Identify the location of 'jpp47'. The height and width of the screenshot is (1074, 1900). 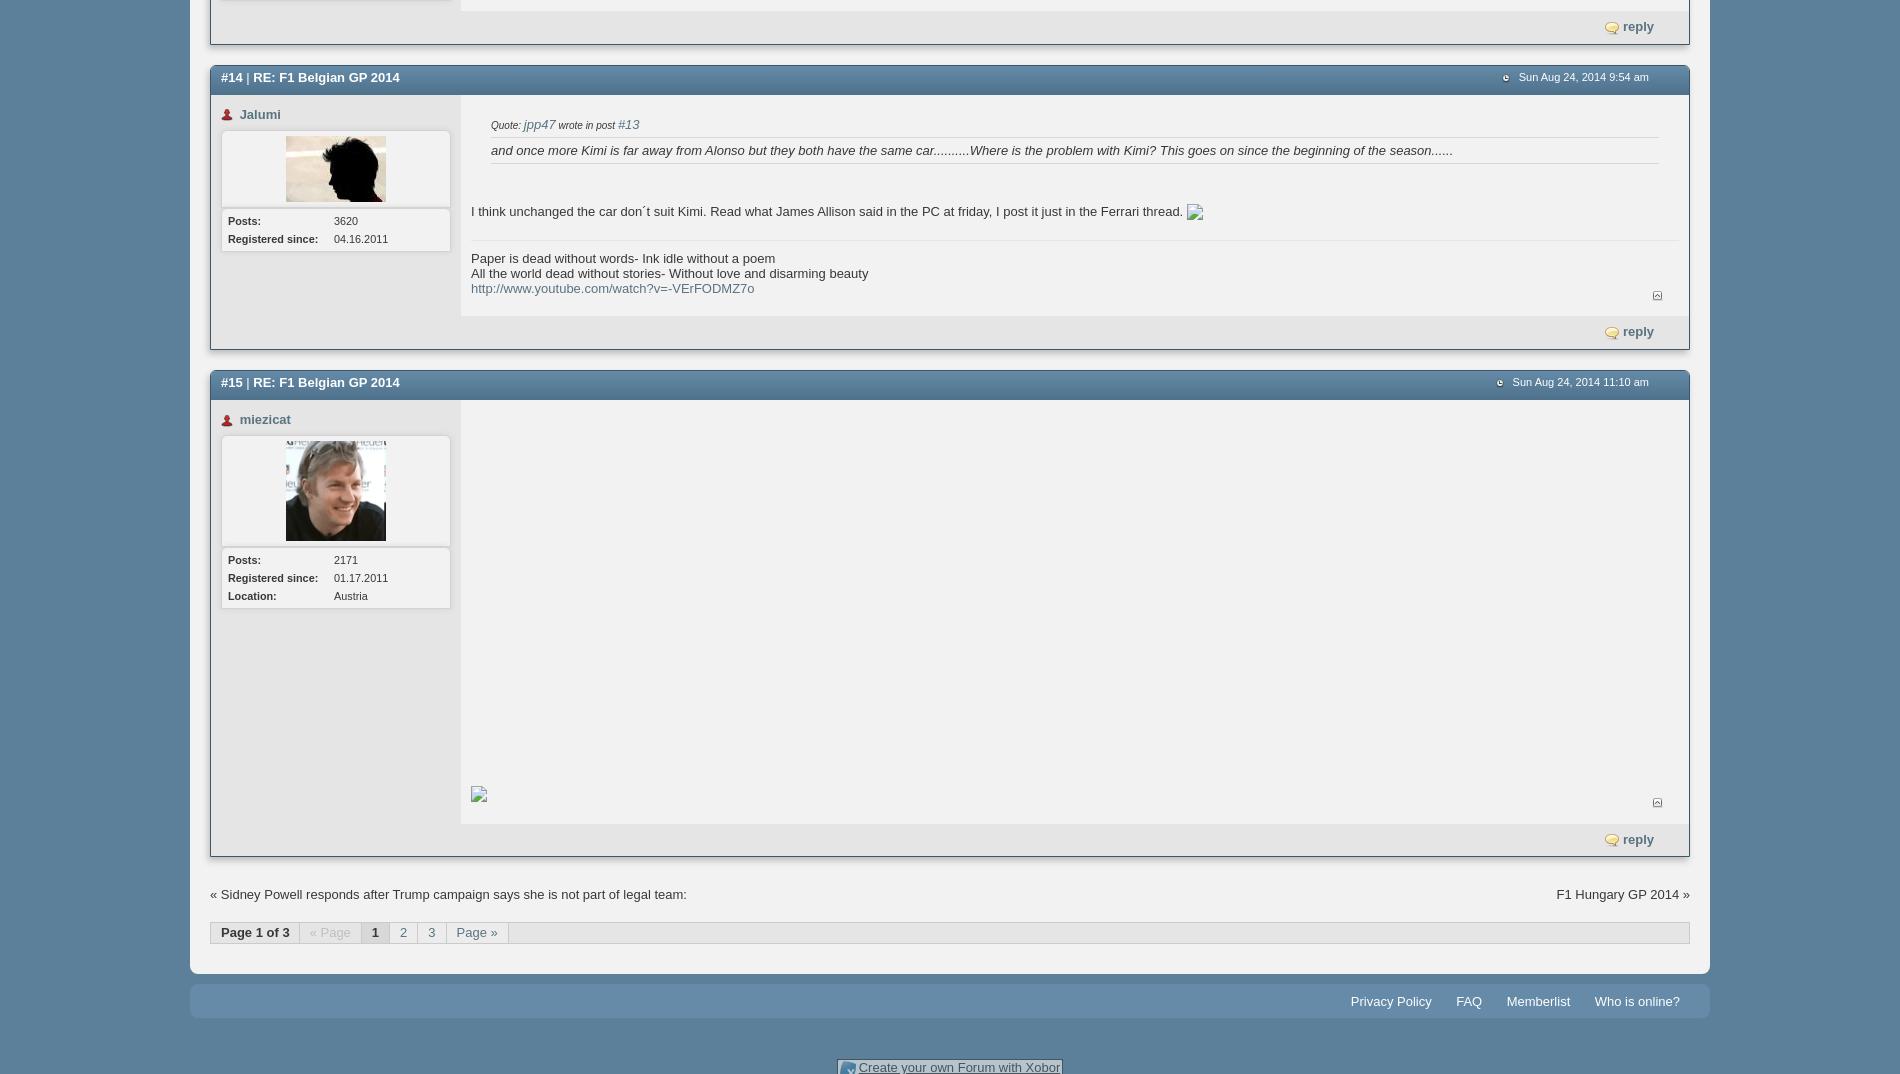
(539, 122).